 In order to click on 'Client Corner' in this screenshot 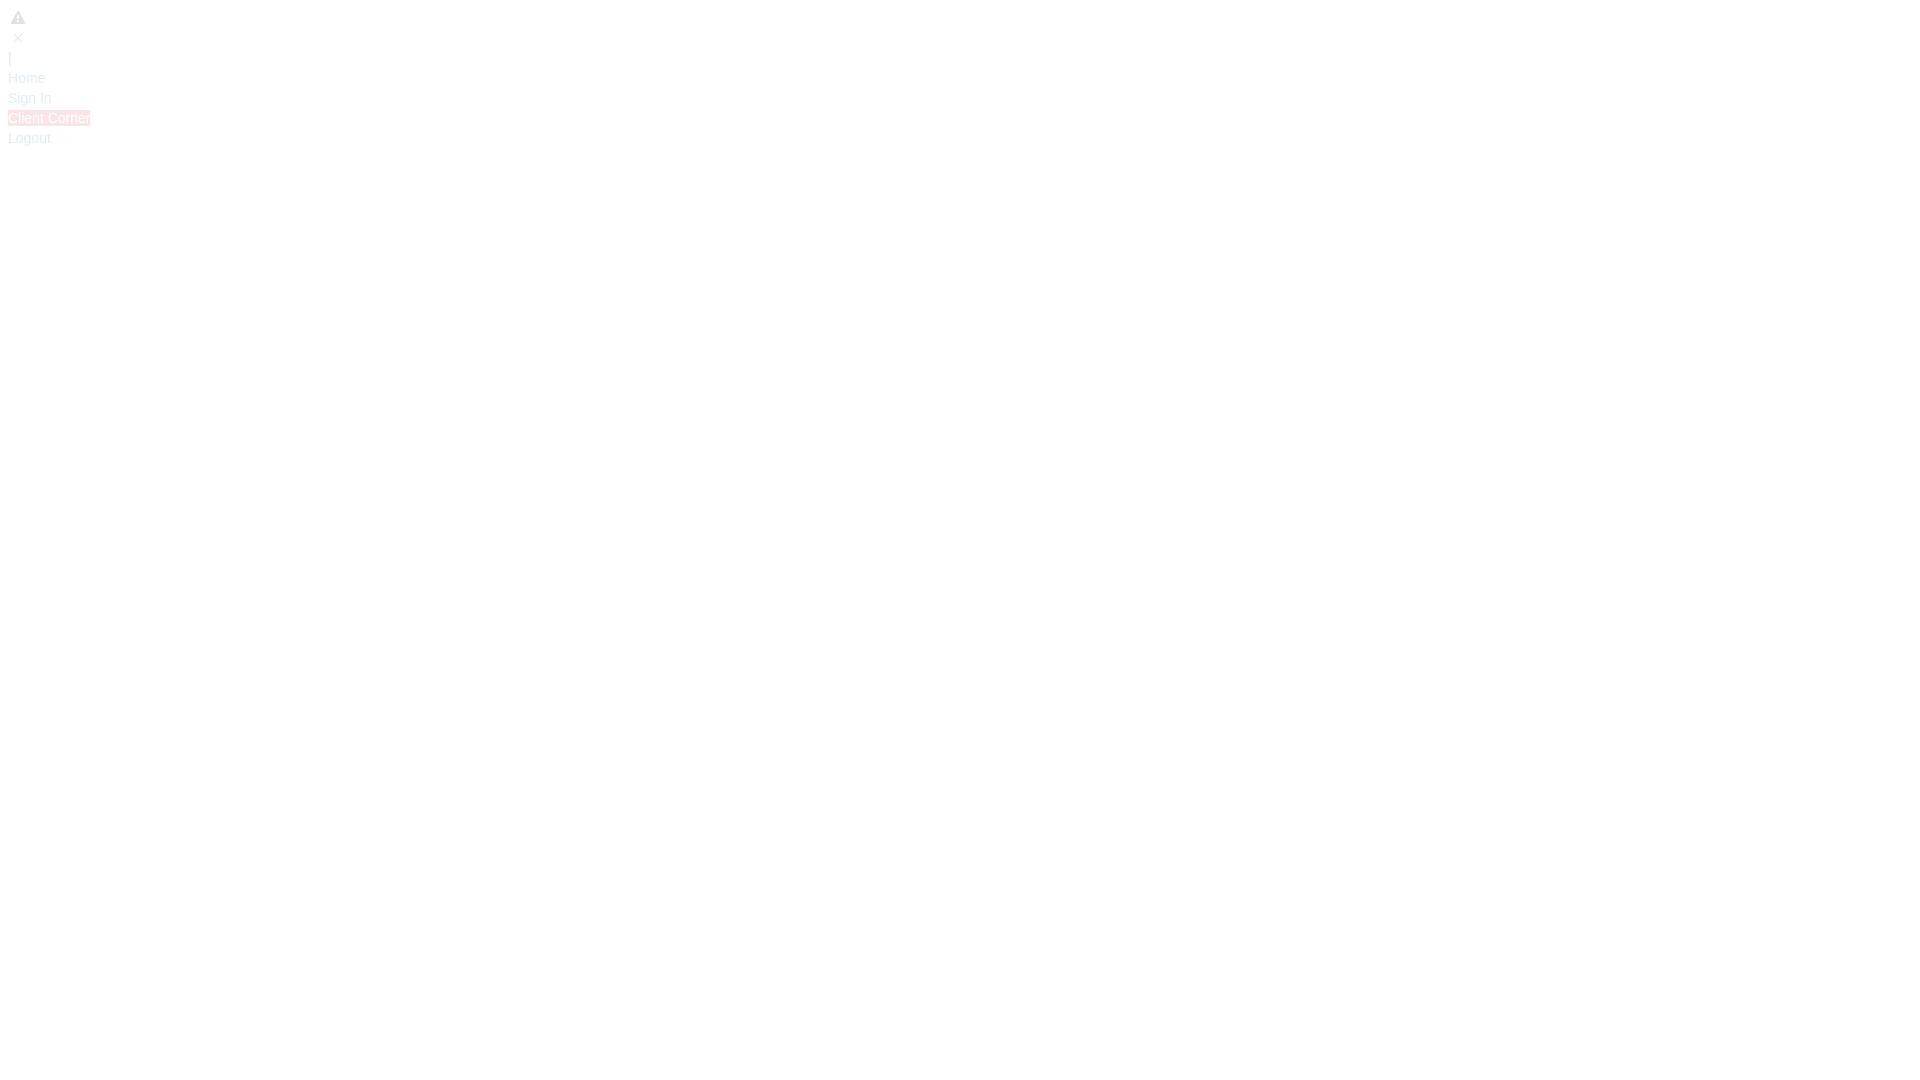, I will do `click(48, 118)`.